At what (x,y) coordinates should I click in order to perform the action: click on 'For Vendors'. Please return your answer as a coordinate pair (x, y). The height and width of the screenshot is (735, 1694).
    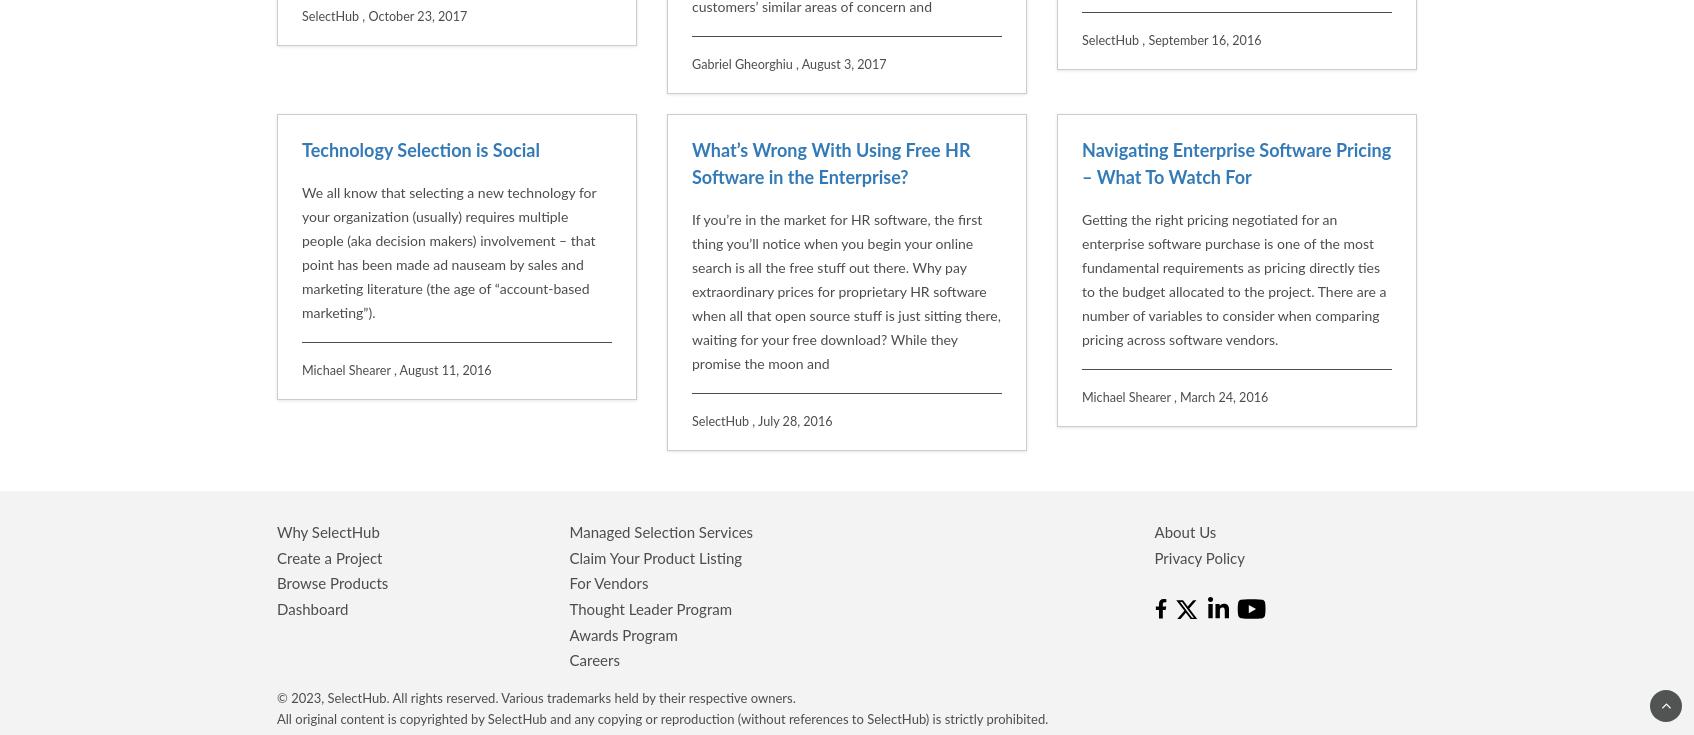
    Looking at the image, I should click on (607, 380).